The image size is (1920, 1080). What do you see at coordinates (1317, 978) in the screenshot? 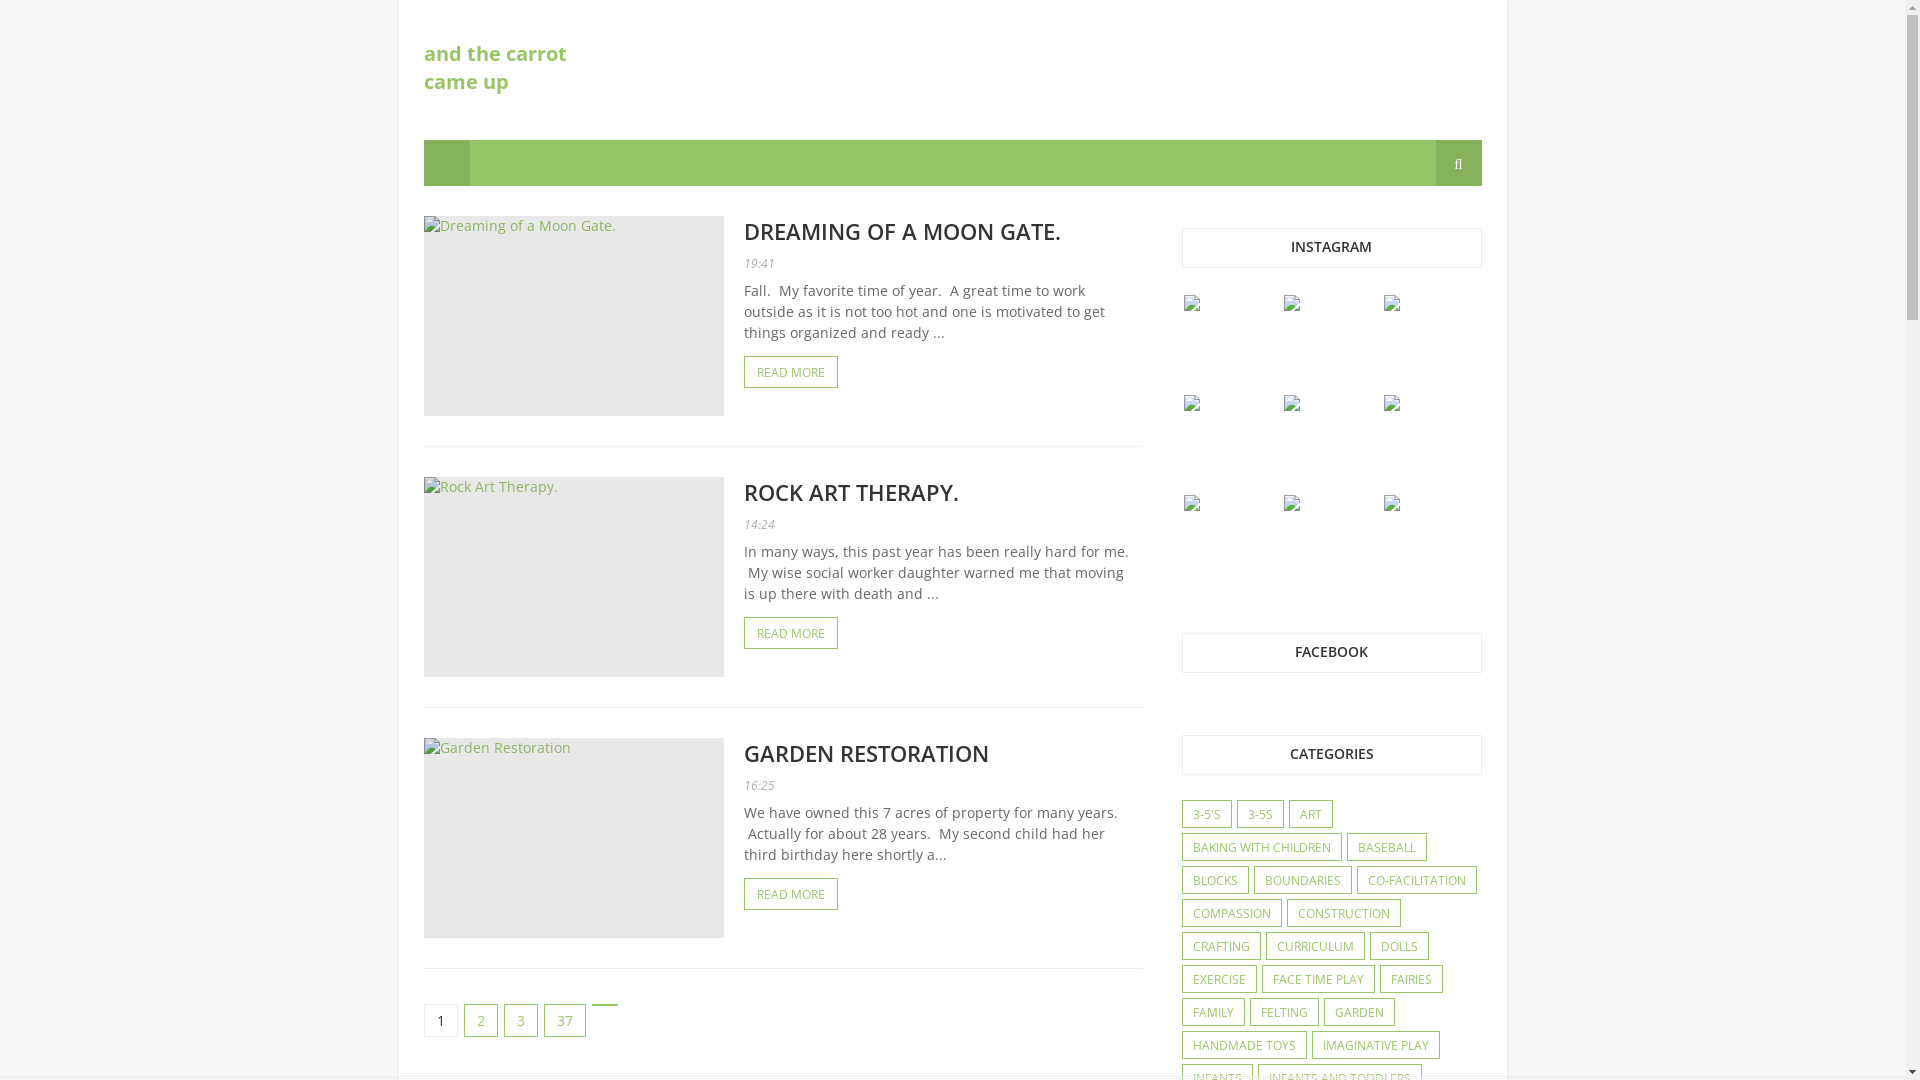
I see `'FACE TIME PLAY'` at bounding box center [1317, 978].